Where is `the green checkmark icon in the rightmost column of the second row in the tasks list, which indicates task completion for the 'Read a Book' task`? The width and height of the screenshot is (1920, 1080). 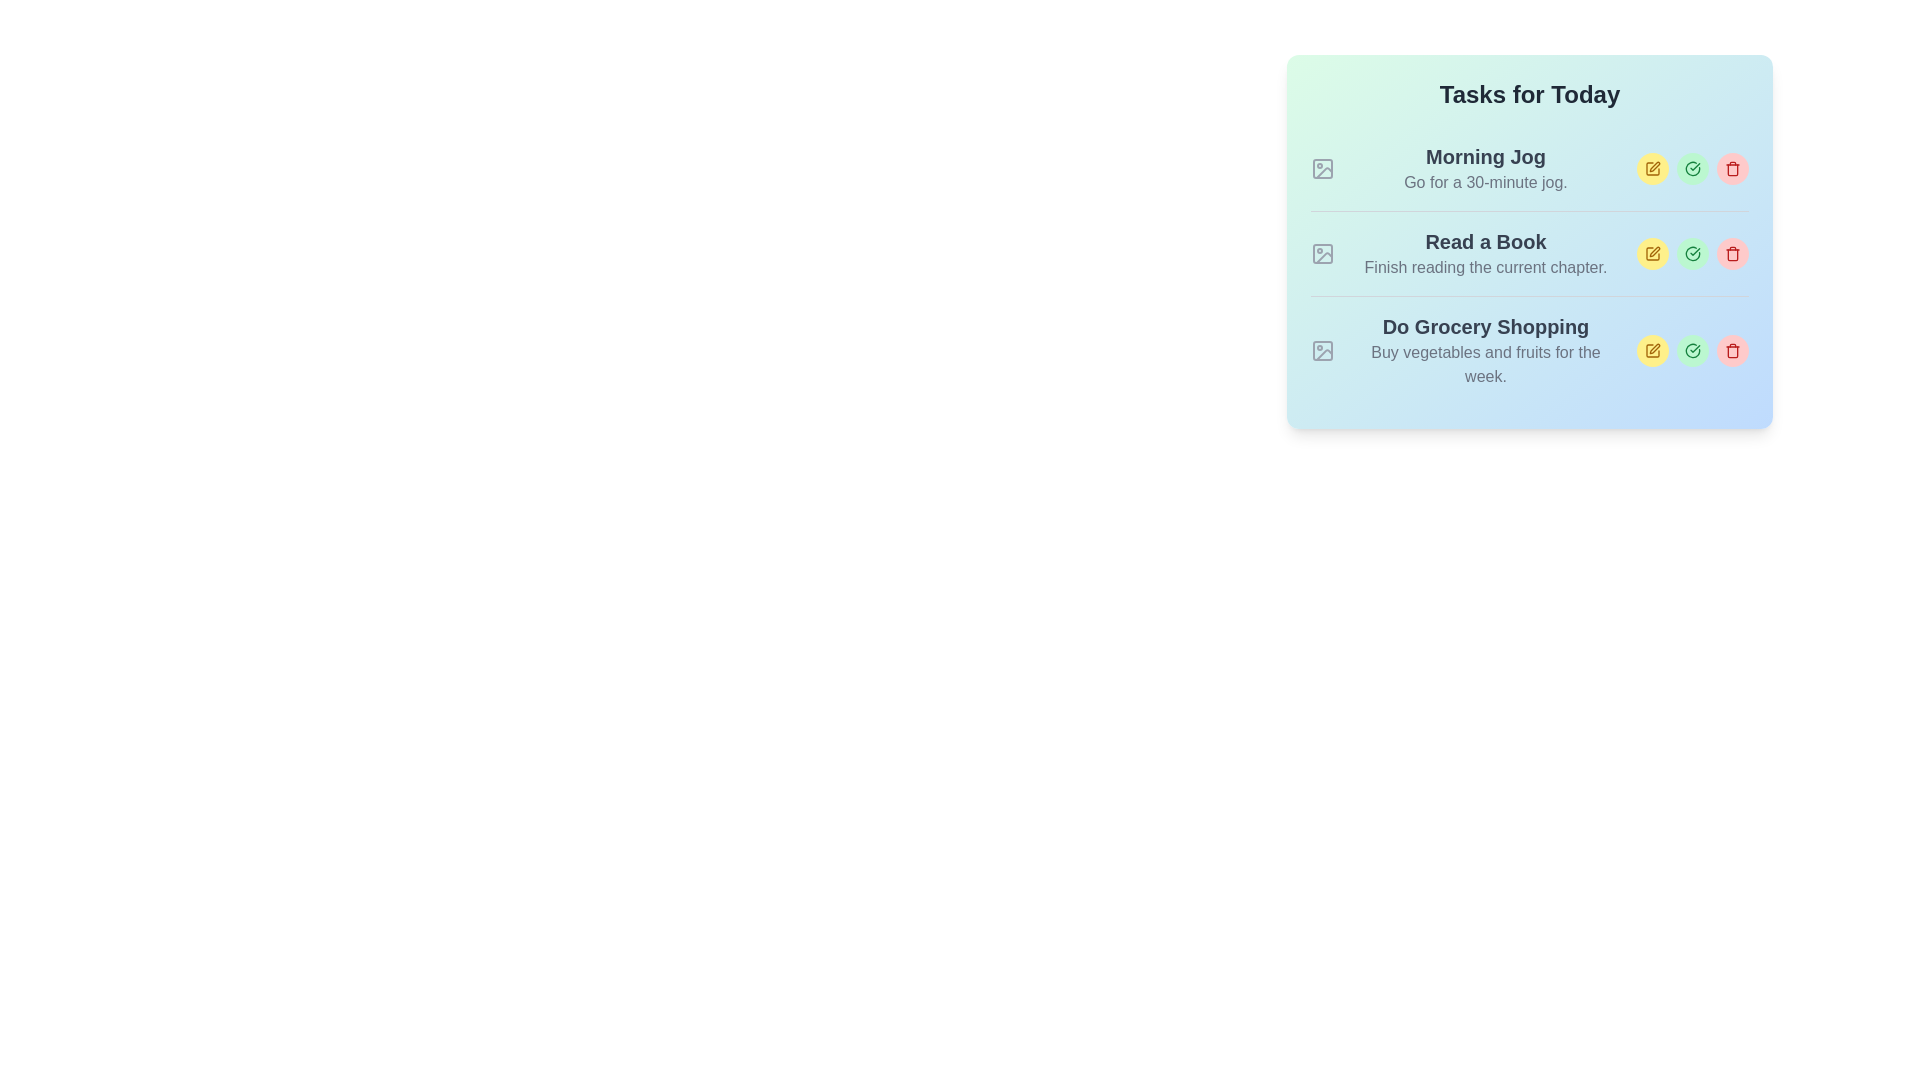 the green checkmark icon in the rightmost column of the second row in the tasks list, which indicates task completion for the 'Read a Book' task is located at coordinates (1692, 168).